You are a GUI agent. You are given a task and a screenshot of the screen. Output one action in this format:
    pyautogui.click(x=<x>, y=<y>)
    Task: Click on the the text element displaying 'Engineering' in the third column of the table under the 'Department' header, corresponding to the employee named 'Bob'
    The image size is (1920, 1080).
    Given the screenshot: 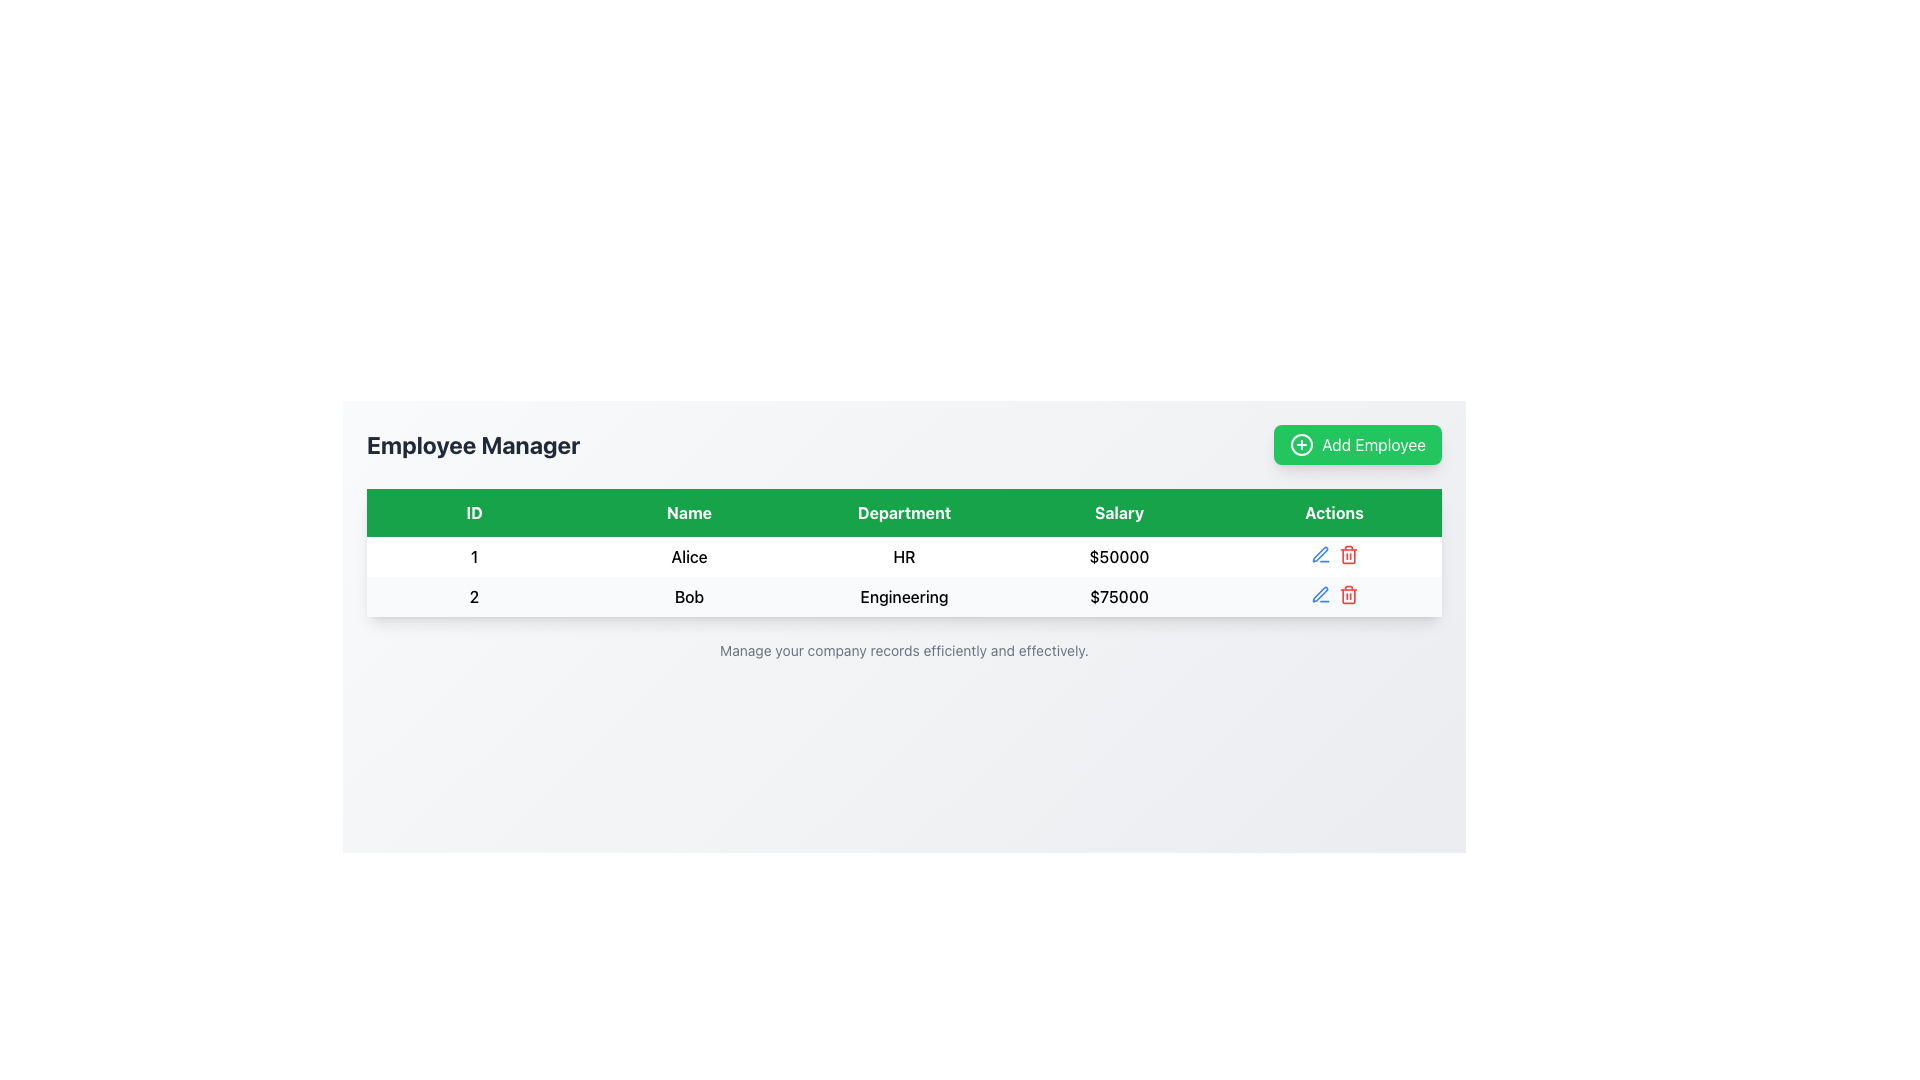 What is the action you would take?
    pyautogui.click(x=903, y=596)
    